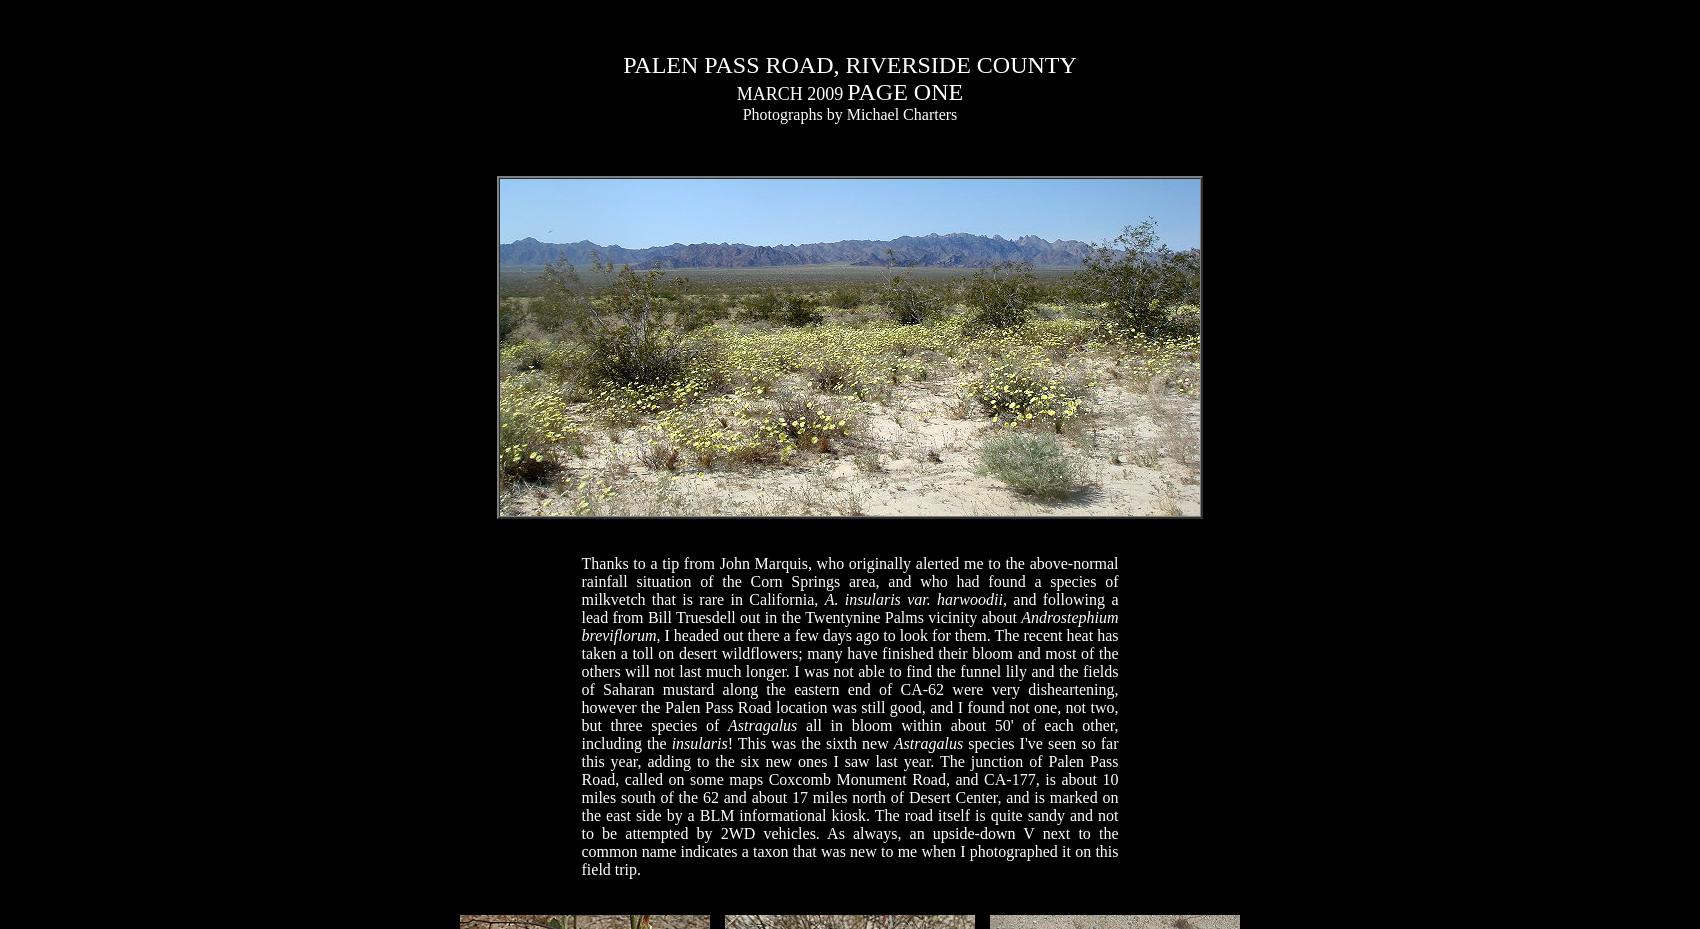 The height and width of the screenshot is (929, 1700). What do you see at coordinates (848, 114) in the screenshot?
I see `'Photographs by Michael Charters'` at bounding box center [848, 114].